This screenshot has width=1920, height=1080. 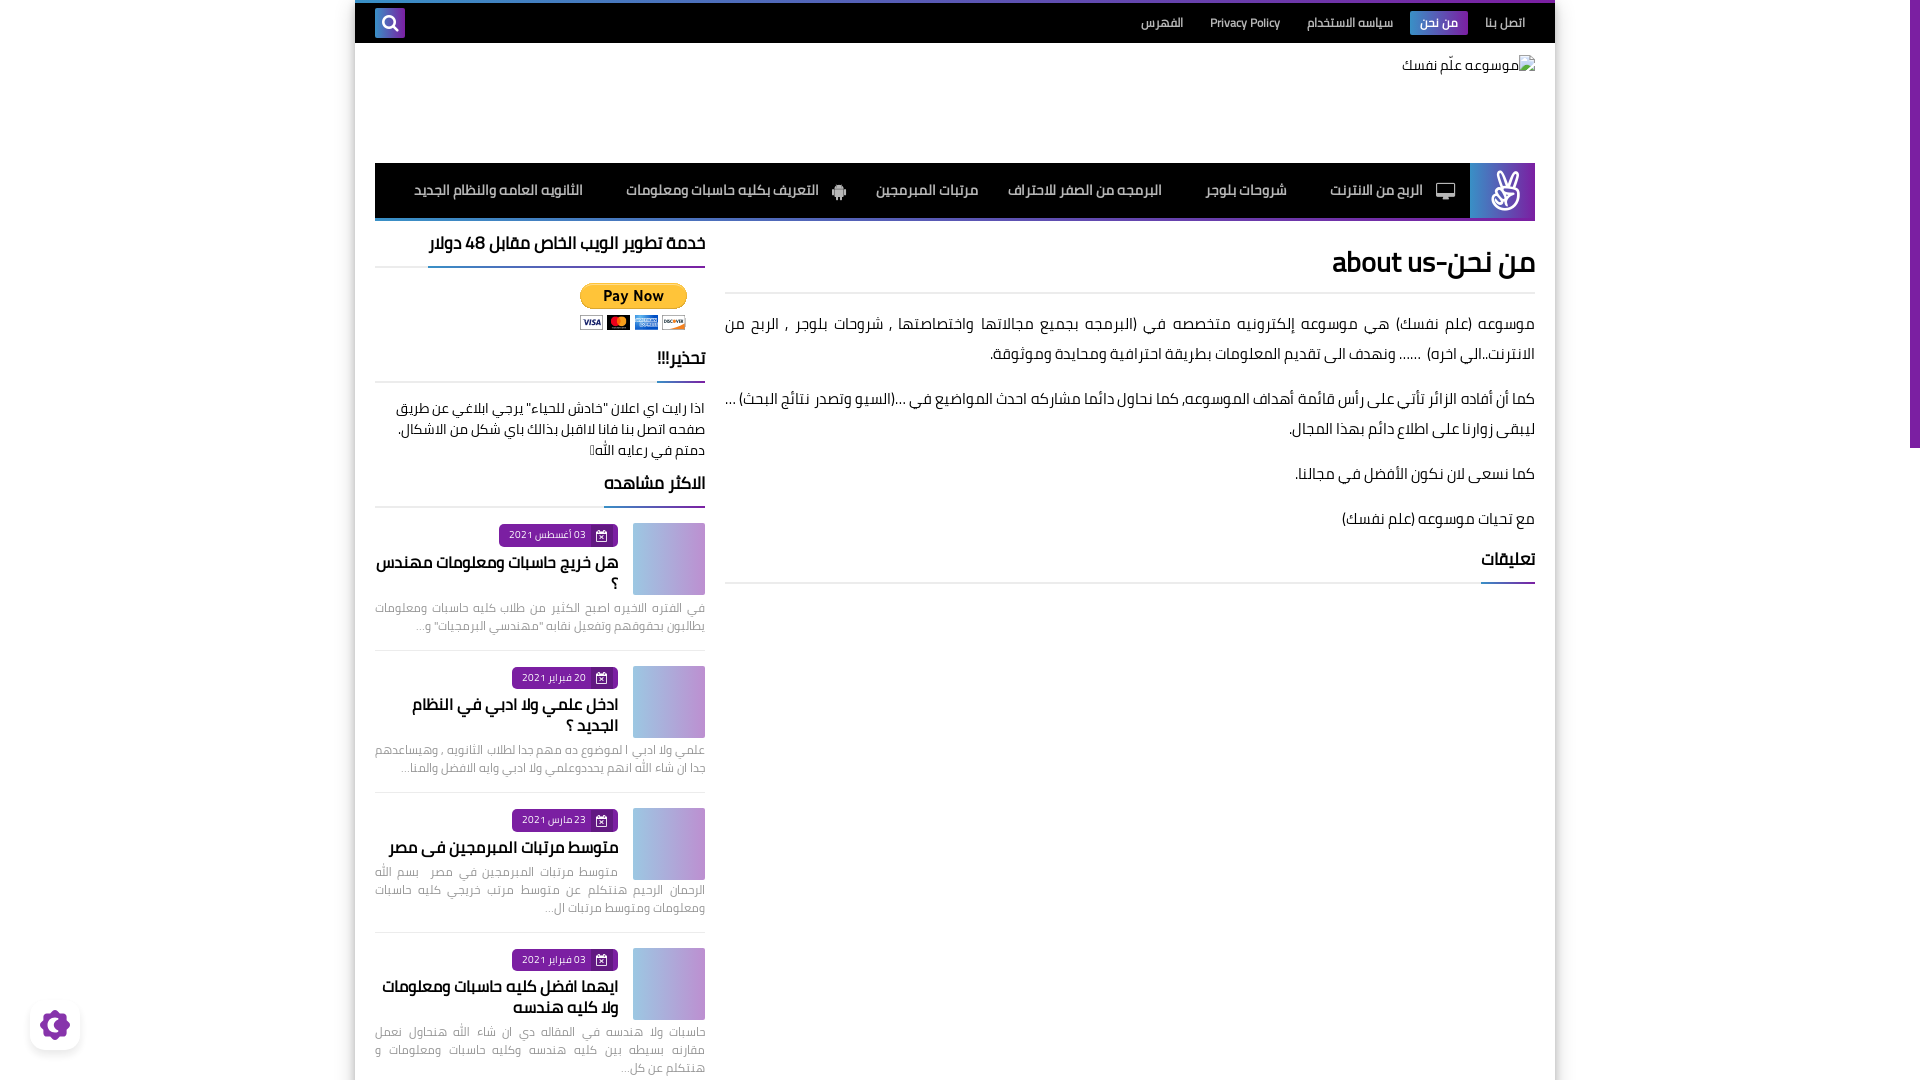 What do you see at coordinates (1243, 23) in the screenshot?
I see `'Privacy Policy'` at bounding box center [1243, 23].